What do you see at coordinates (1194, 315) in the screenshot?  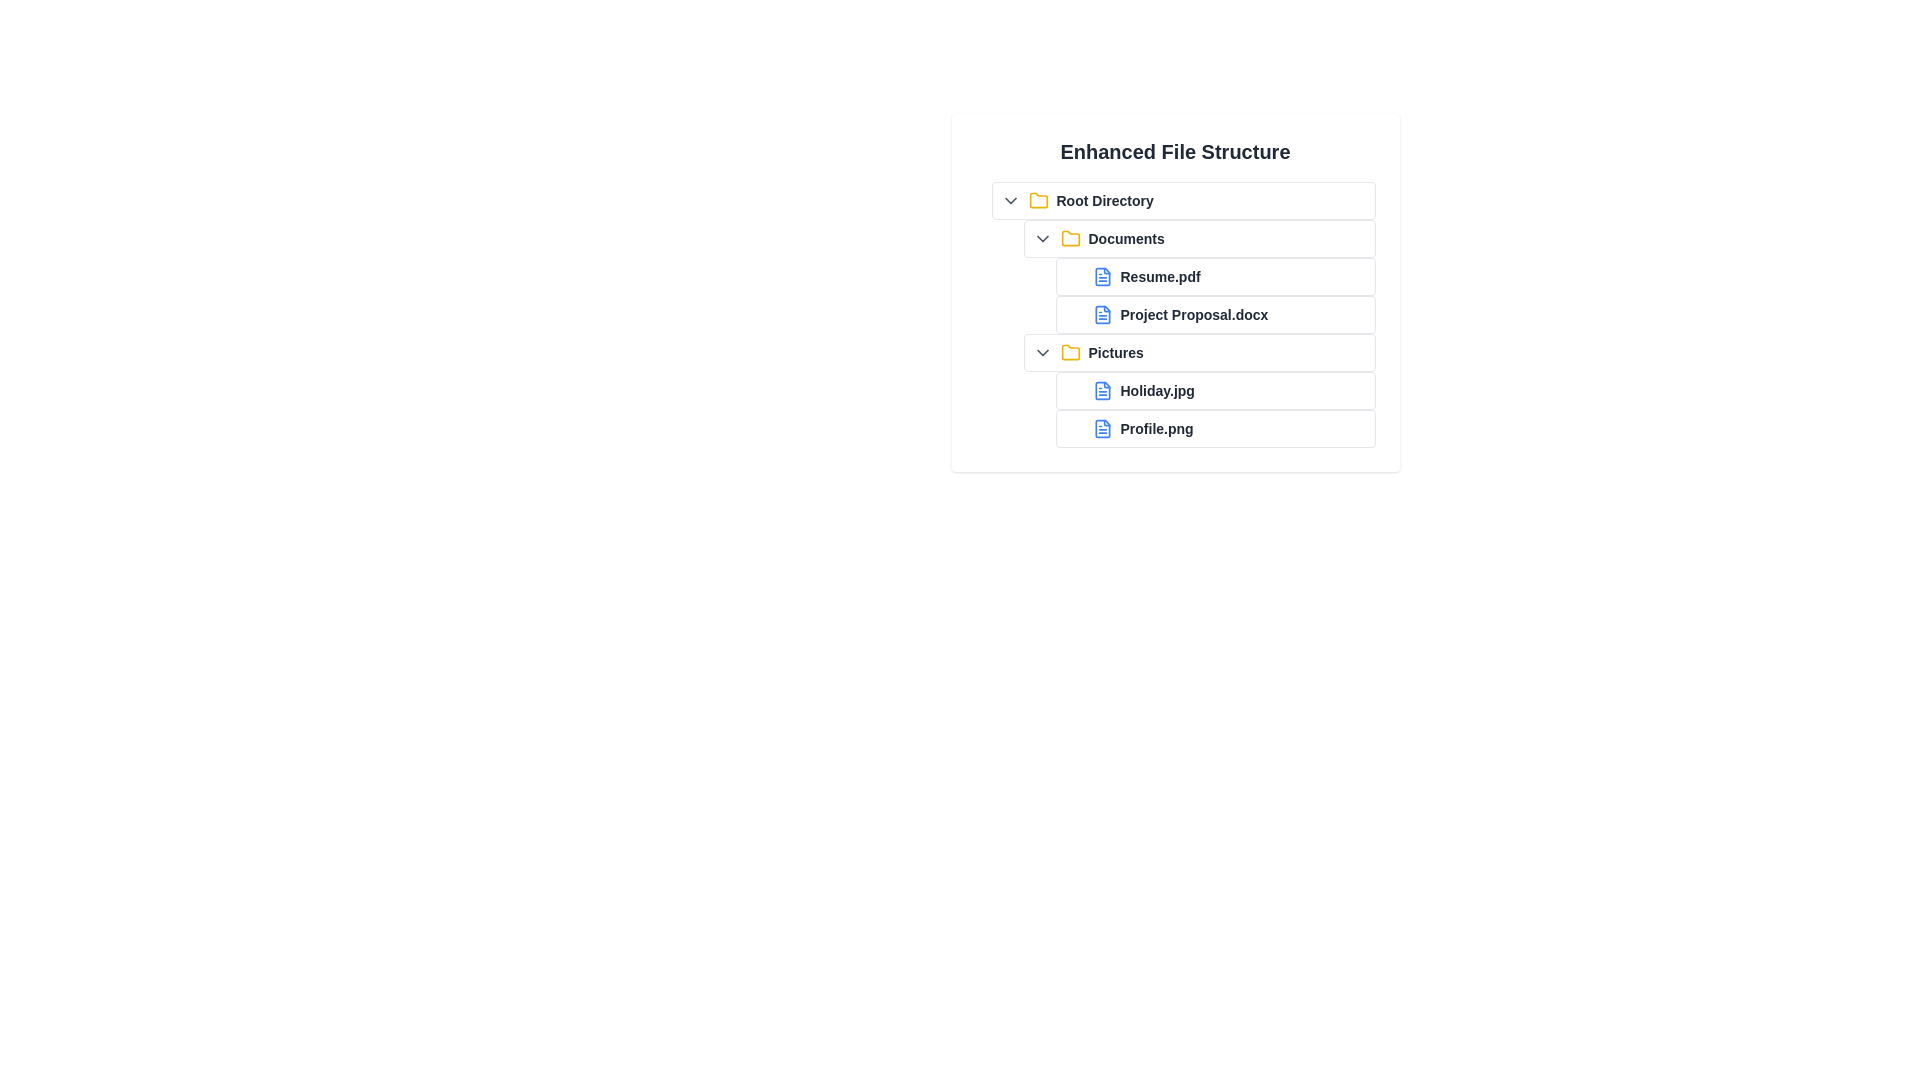 I see `the text label displaying 'Project Proposal.docx', which is the second label in the Documents folder file list` at bounding box center [1194, 315].